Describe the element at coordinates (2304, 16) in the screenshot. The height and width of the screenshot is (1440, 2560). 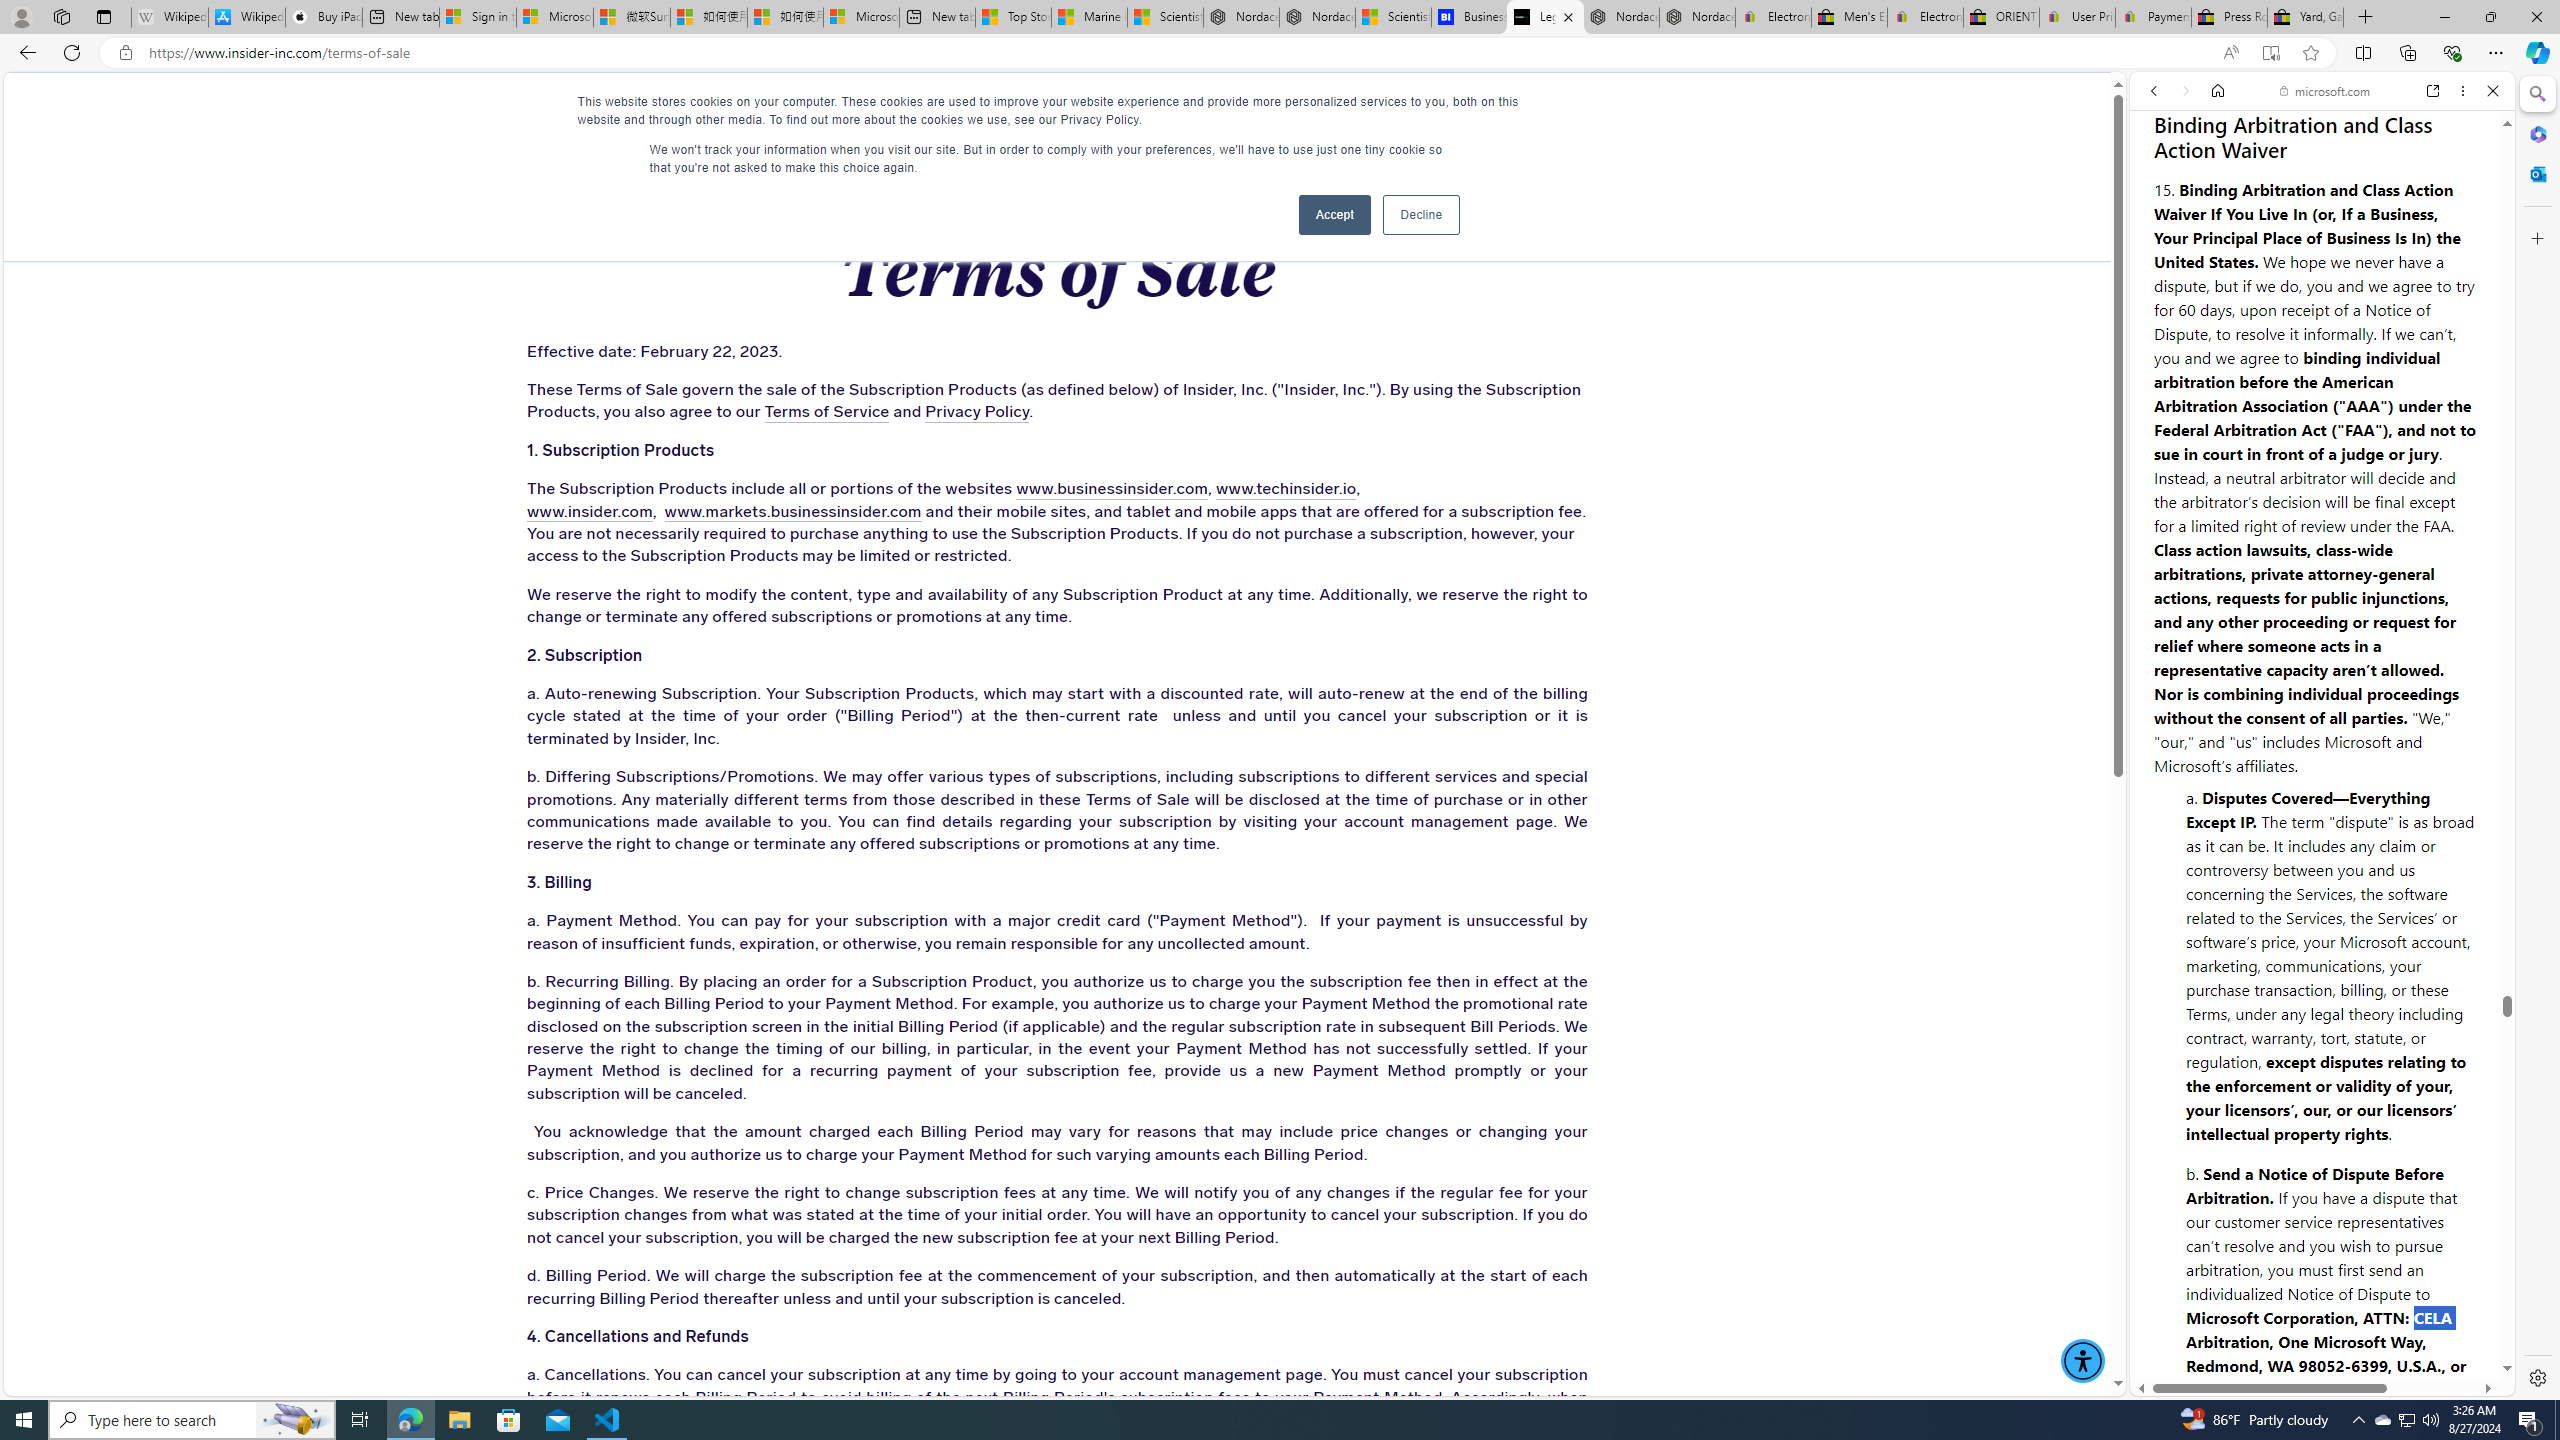
I see `'Yard, Garden & Outdoor Living'` at that location.